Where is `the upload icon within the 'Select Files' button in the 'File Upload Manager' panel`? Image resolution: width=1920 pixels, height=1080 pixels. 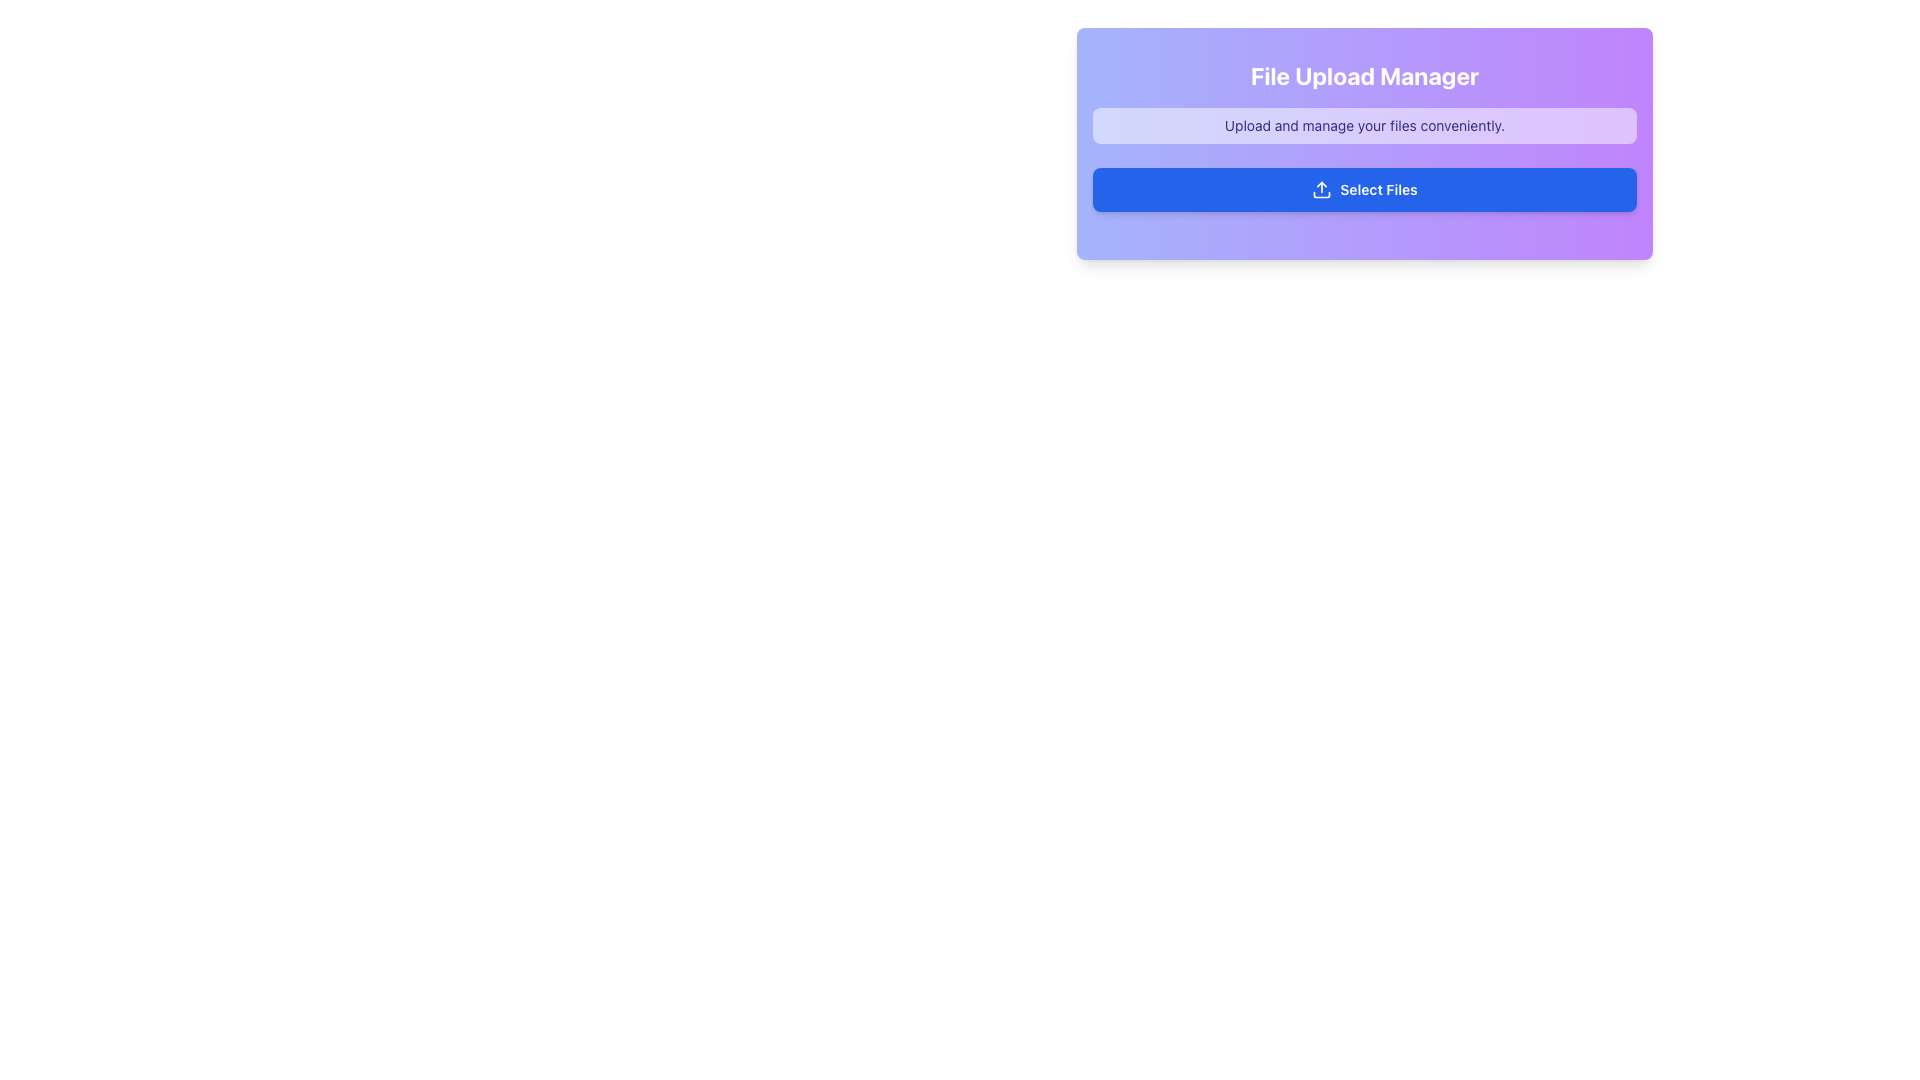
the upload icon within the 'Select Files' button in the 'File Upload Manager' panel is located at coordinates (1322, 189).